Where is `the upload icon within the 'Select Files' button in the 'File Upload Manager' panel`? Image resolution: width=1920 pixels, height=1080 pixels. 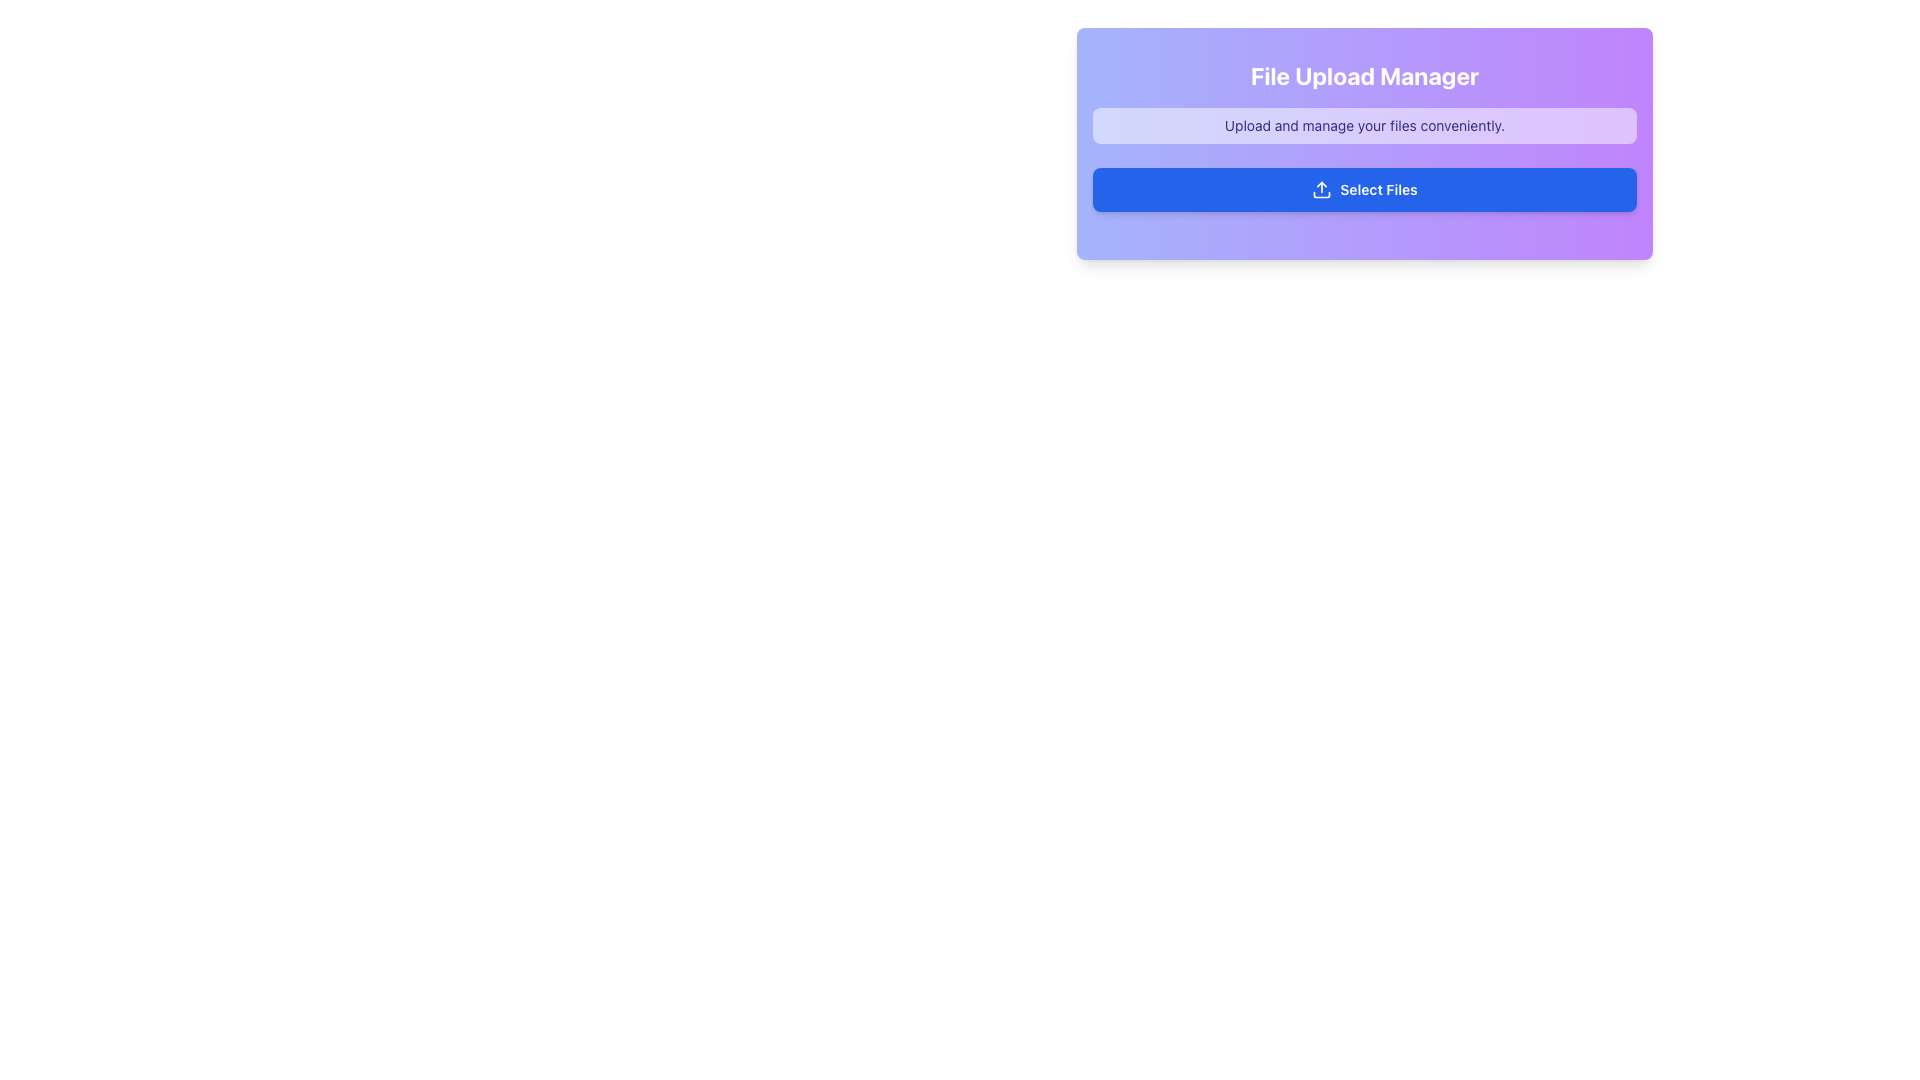
the upload icon within the 'Select Files' button in the 'File Upload Manager' panel is located at coordinates (1322, 189).